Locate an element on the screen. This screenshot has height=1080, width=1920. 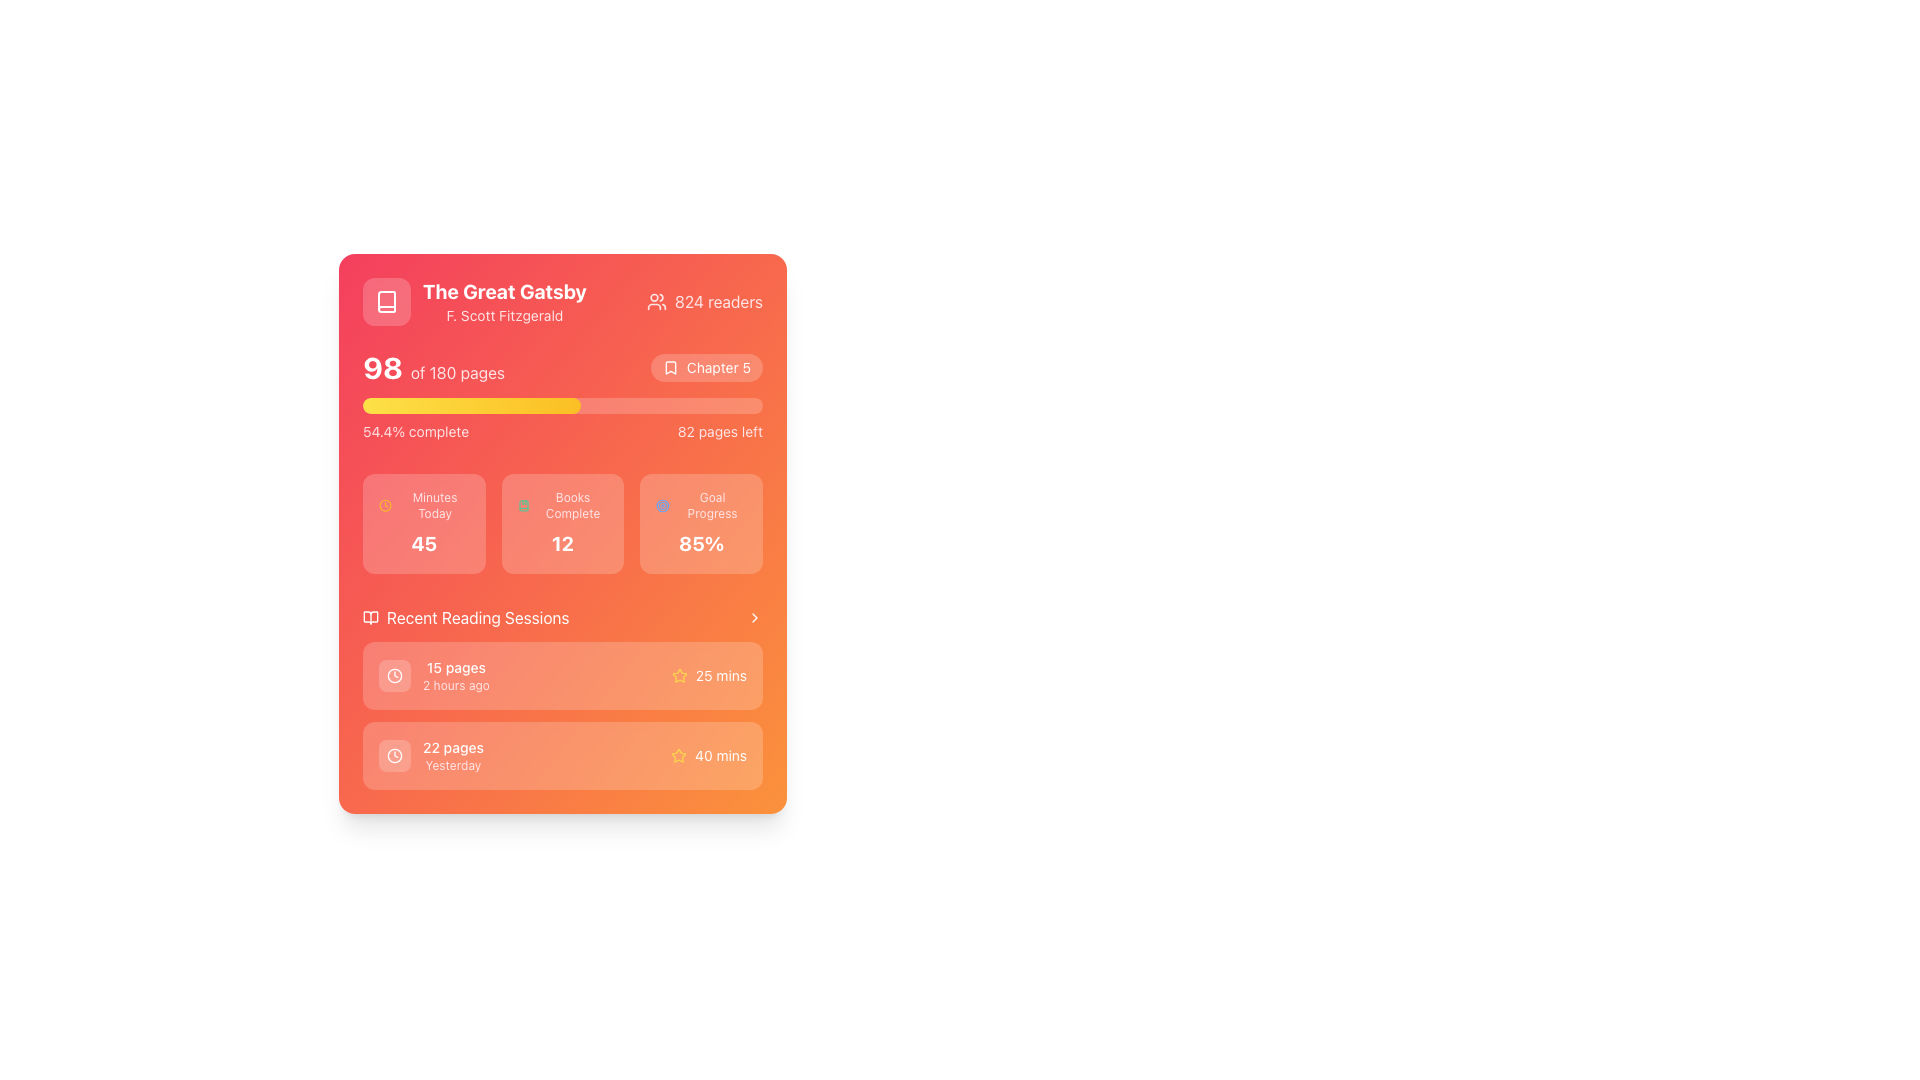
the specific session entries in the 'Recent Reading Sessions' section which contains cards summarizing reading sessions is located at coordinates (561, 697).